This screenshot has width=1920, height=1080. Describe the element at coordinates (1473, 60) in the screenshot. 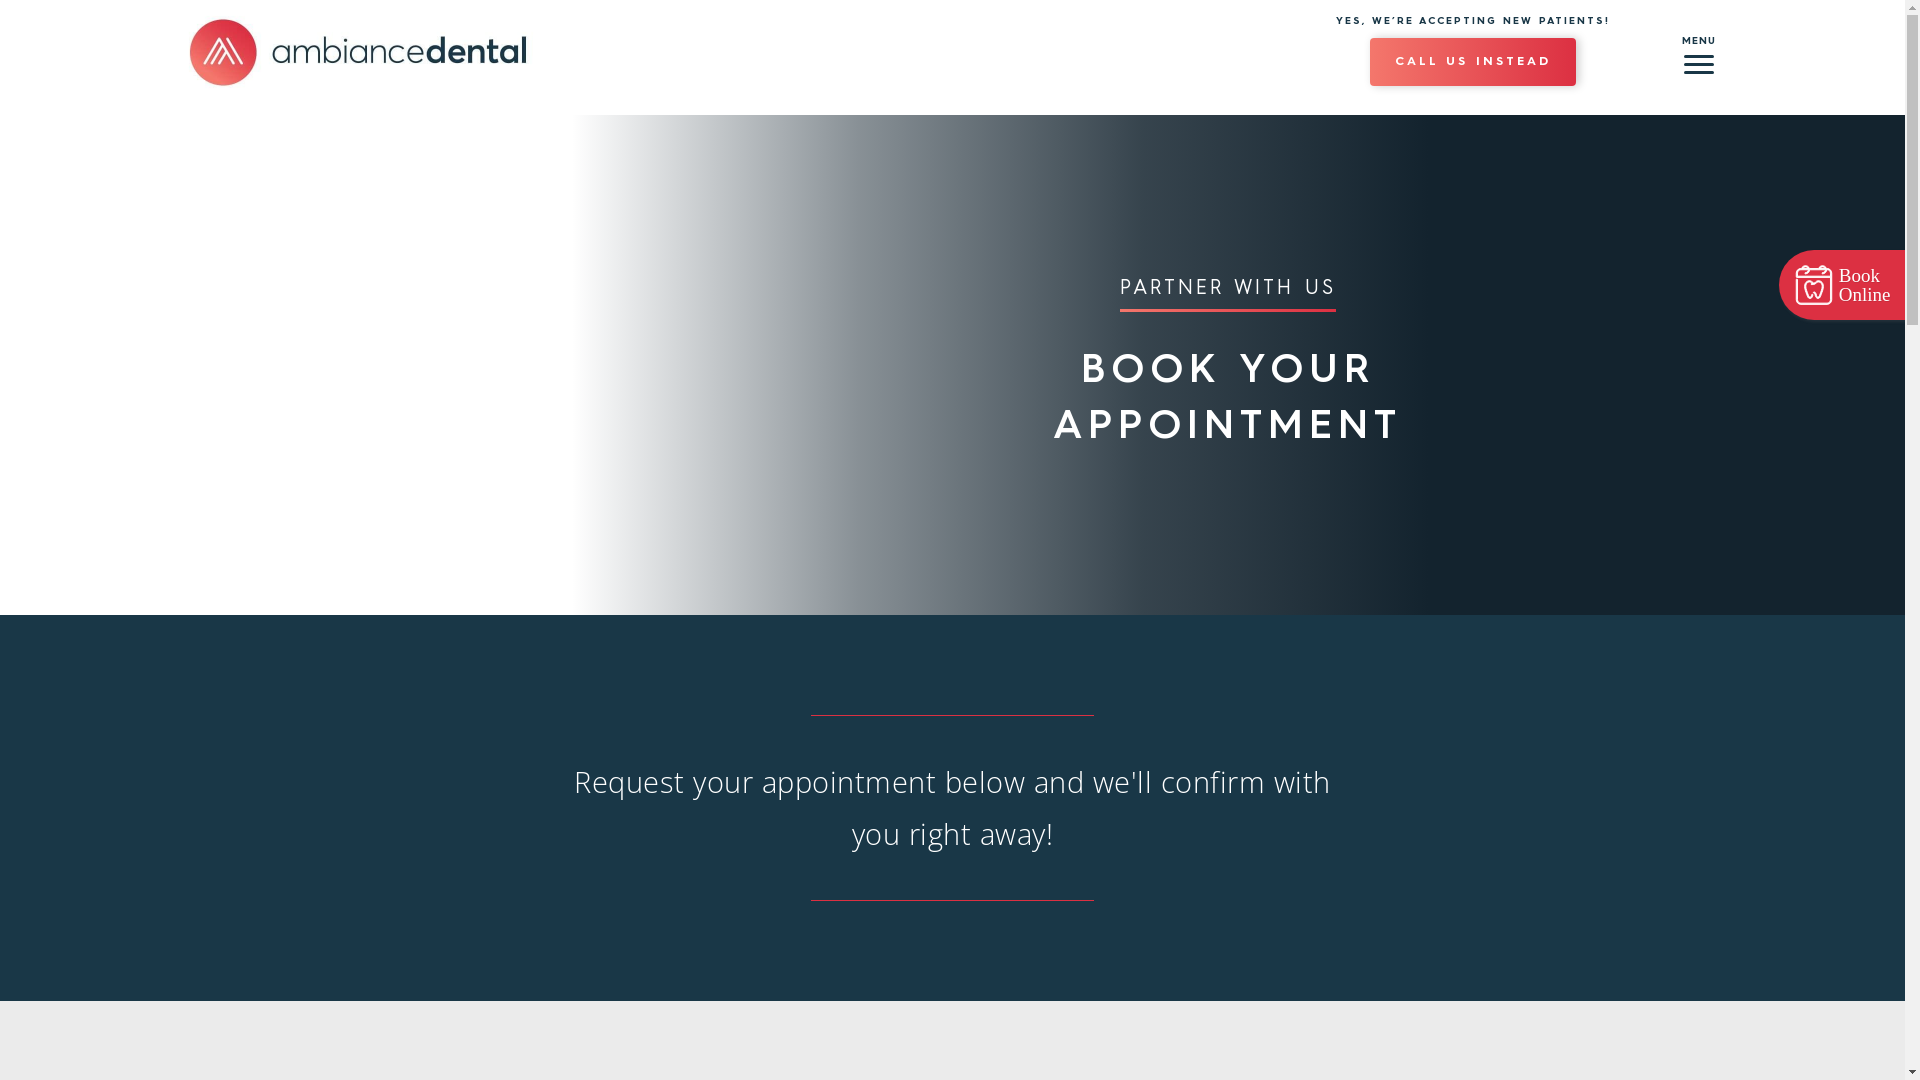

I see `'CALL US INSTEAD'` at that location.